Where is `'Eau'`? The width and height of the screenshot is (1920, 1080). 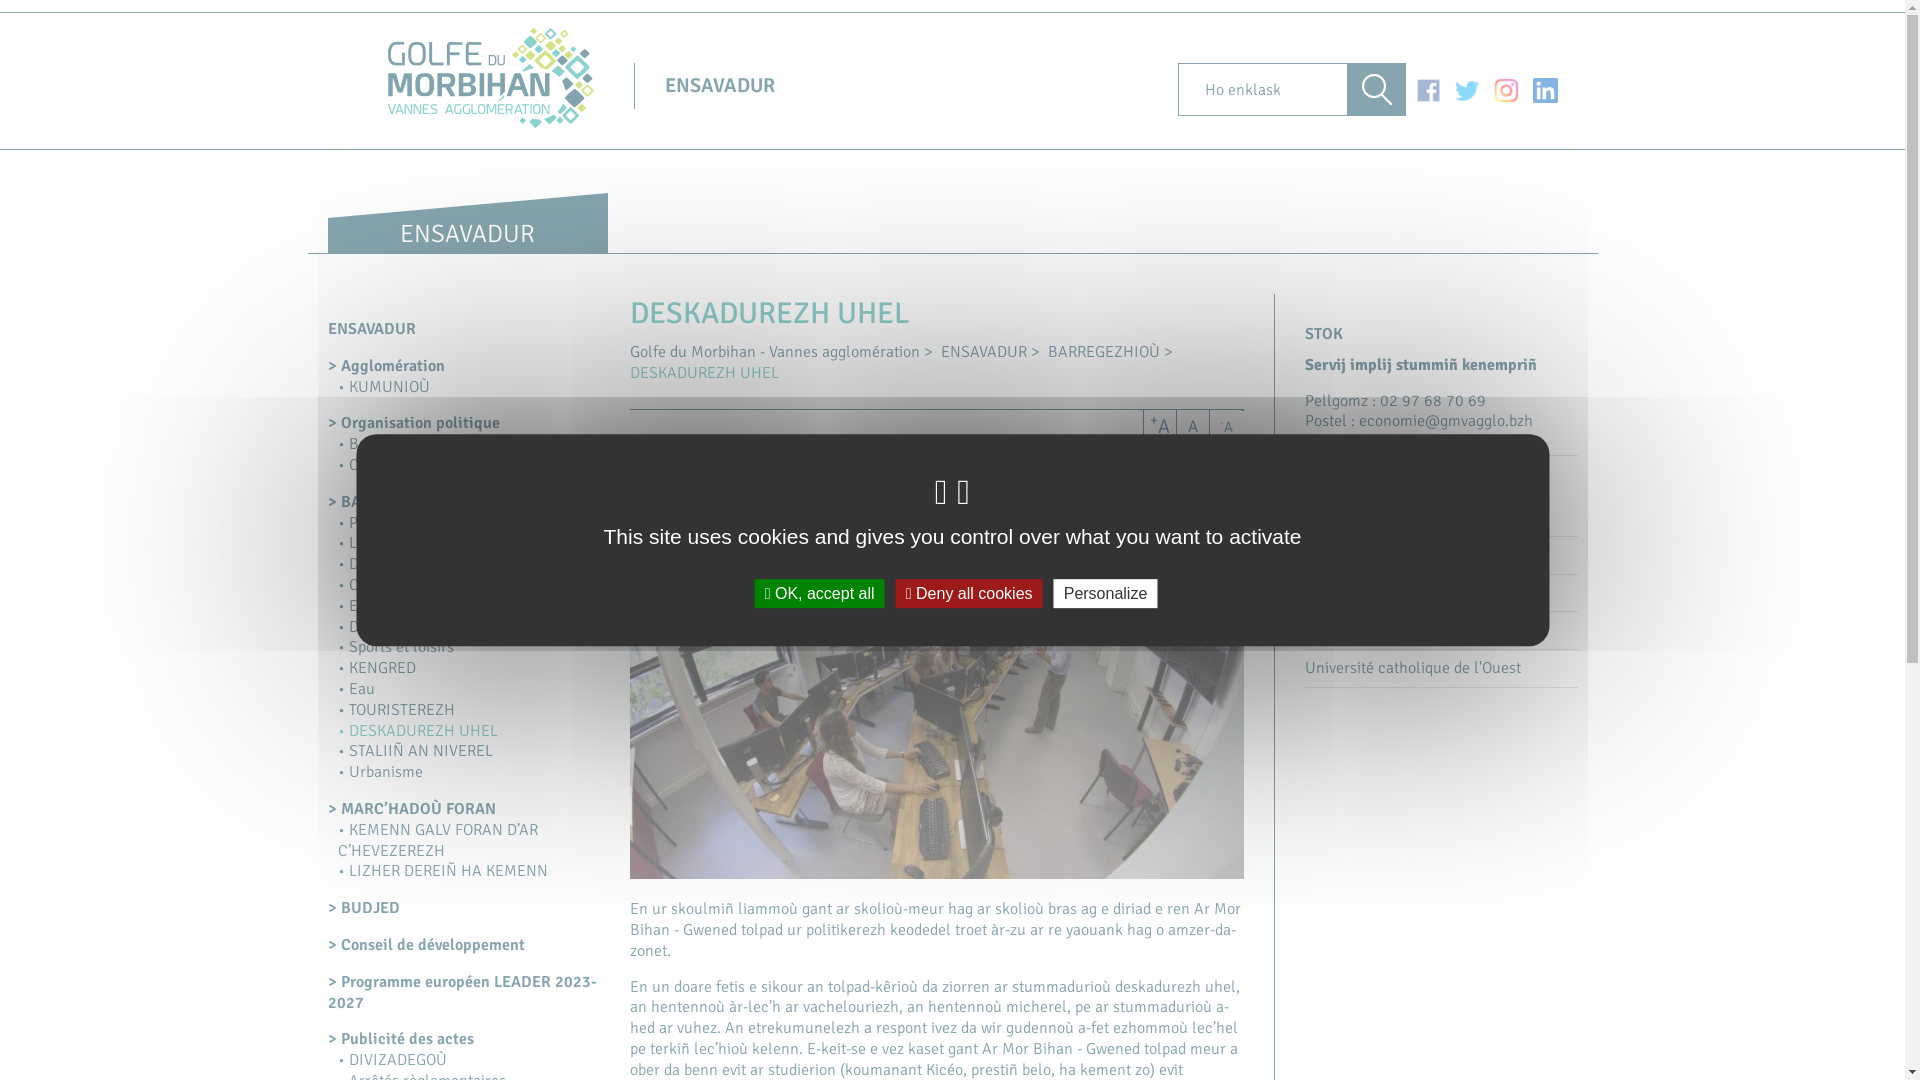 'Eau' is located at coordinates (356, 688).